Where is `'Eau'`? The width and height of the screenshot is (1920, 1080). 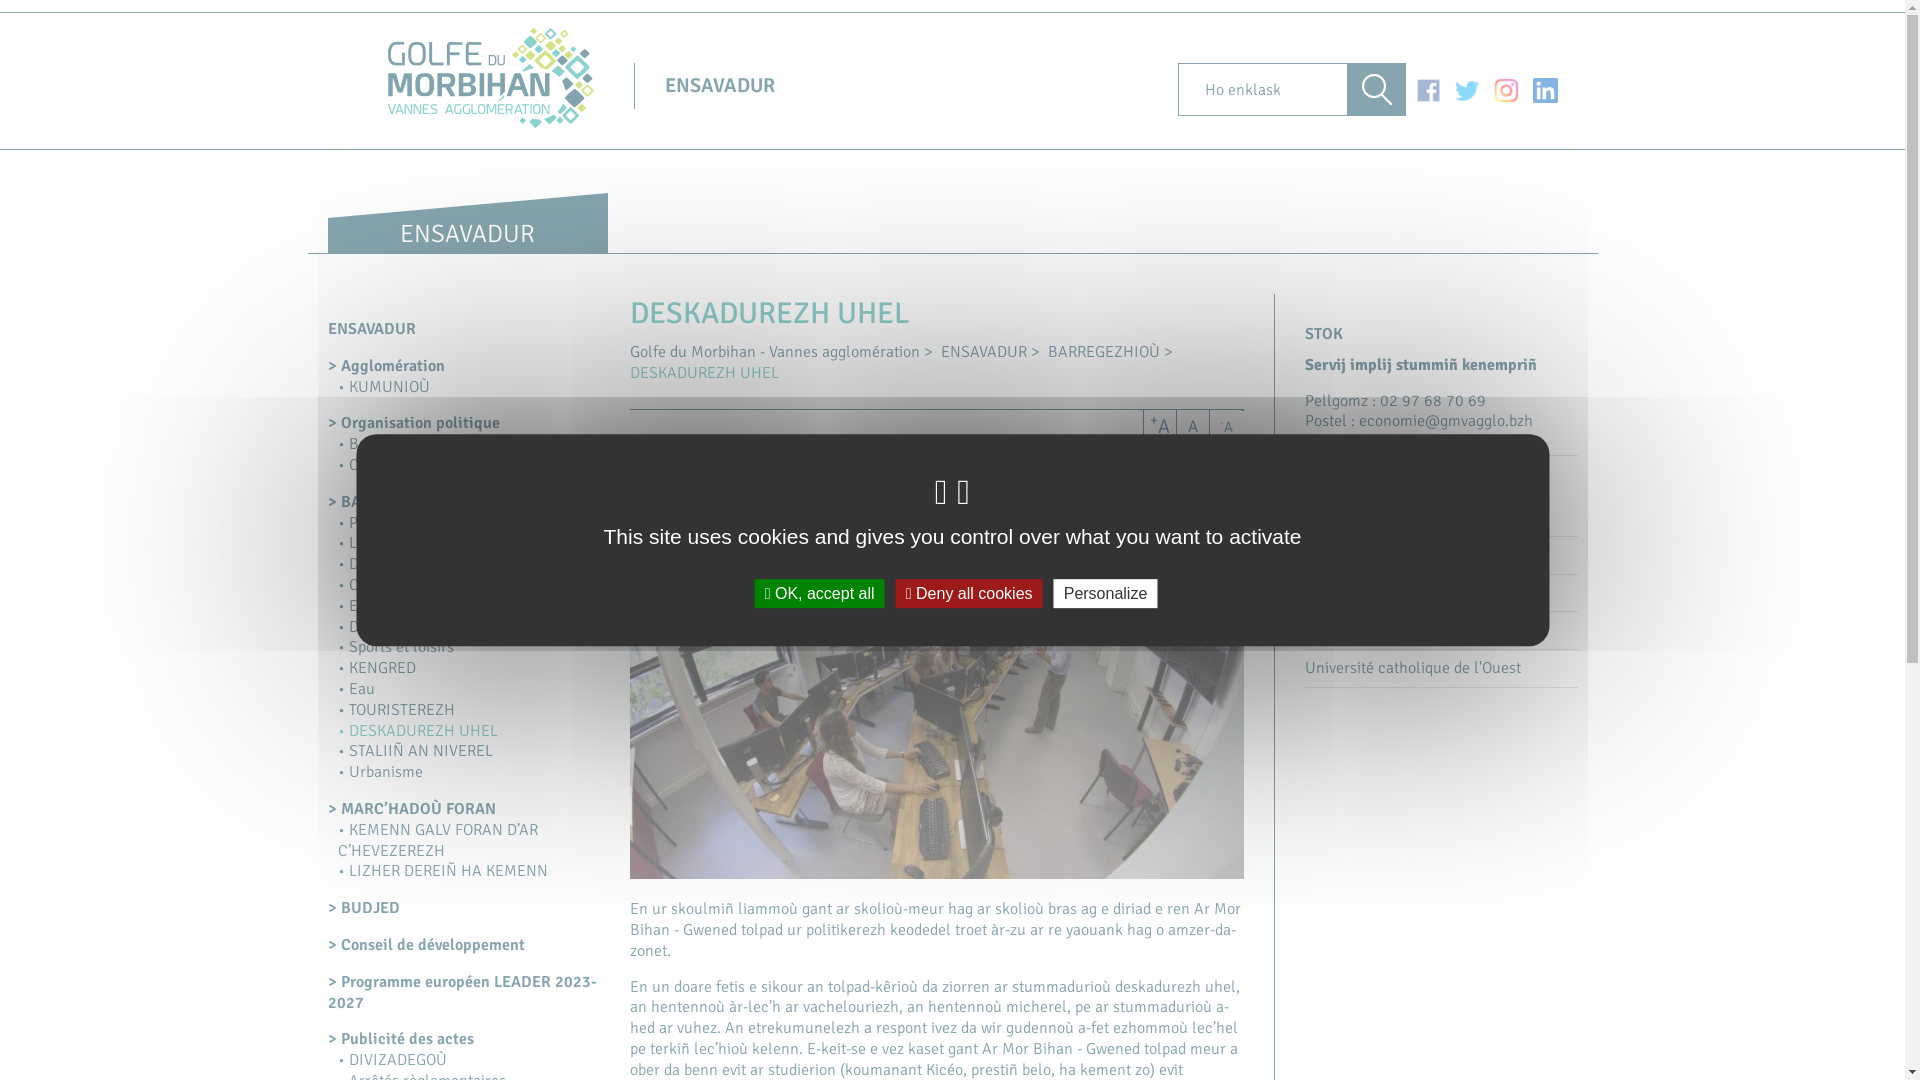 'Eau' is located at coordinates (356, 688).